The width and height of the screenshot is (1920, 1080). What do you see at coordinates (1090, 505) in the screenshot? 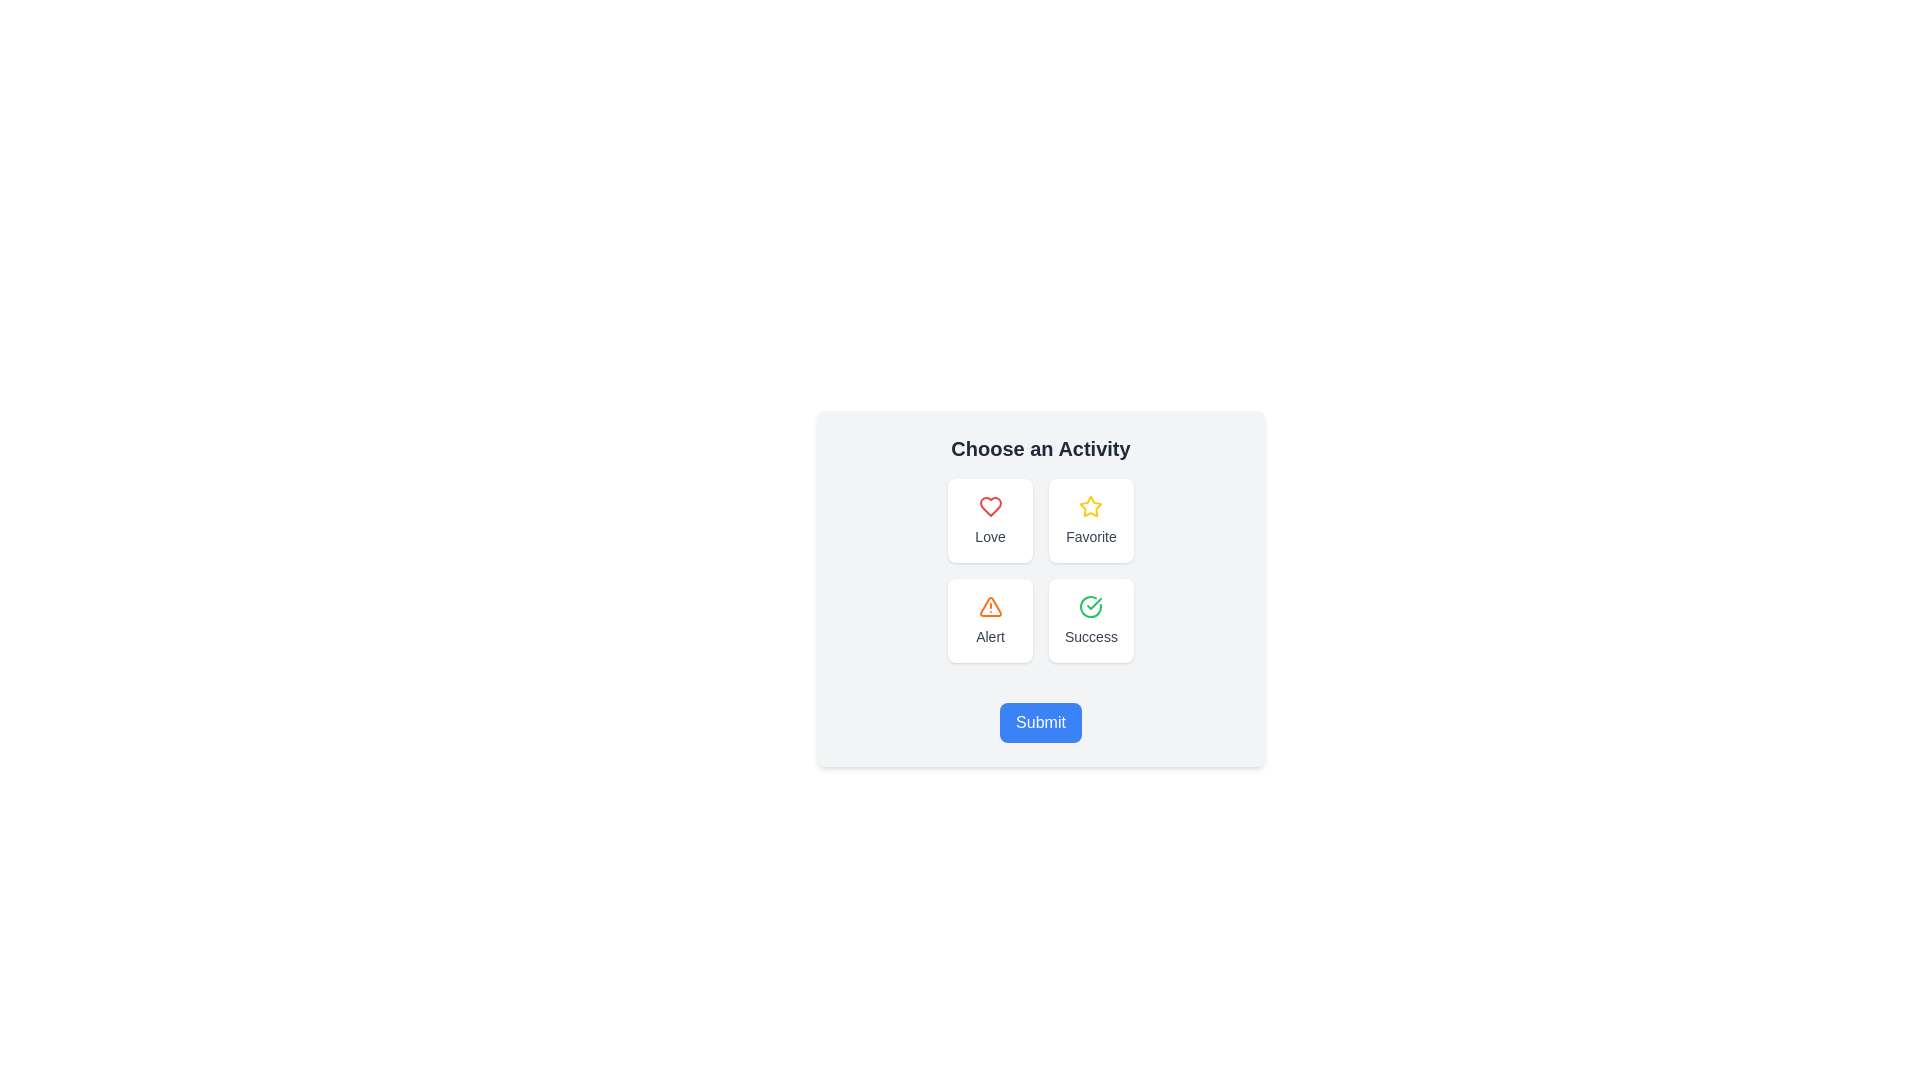
I see `the top-right 'Favorite' icon in the 2x2 grid` at bounding box center [1090, 505].